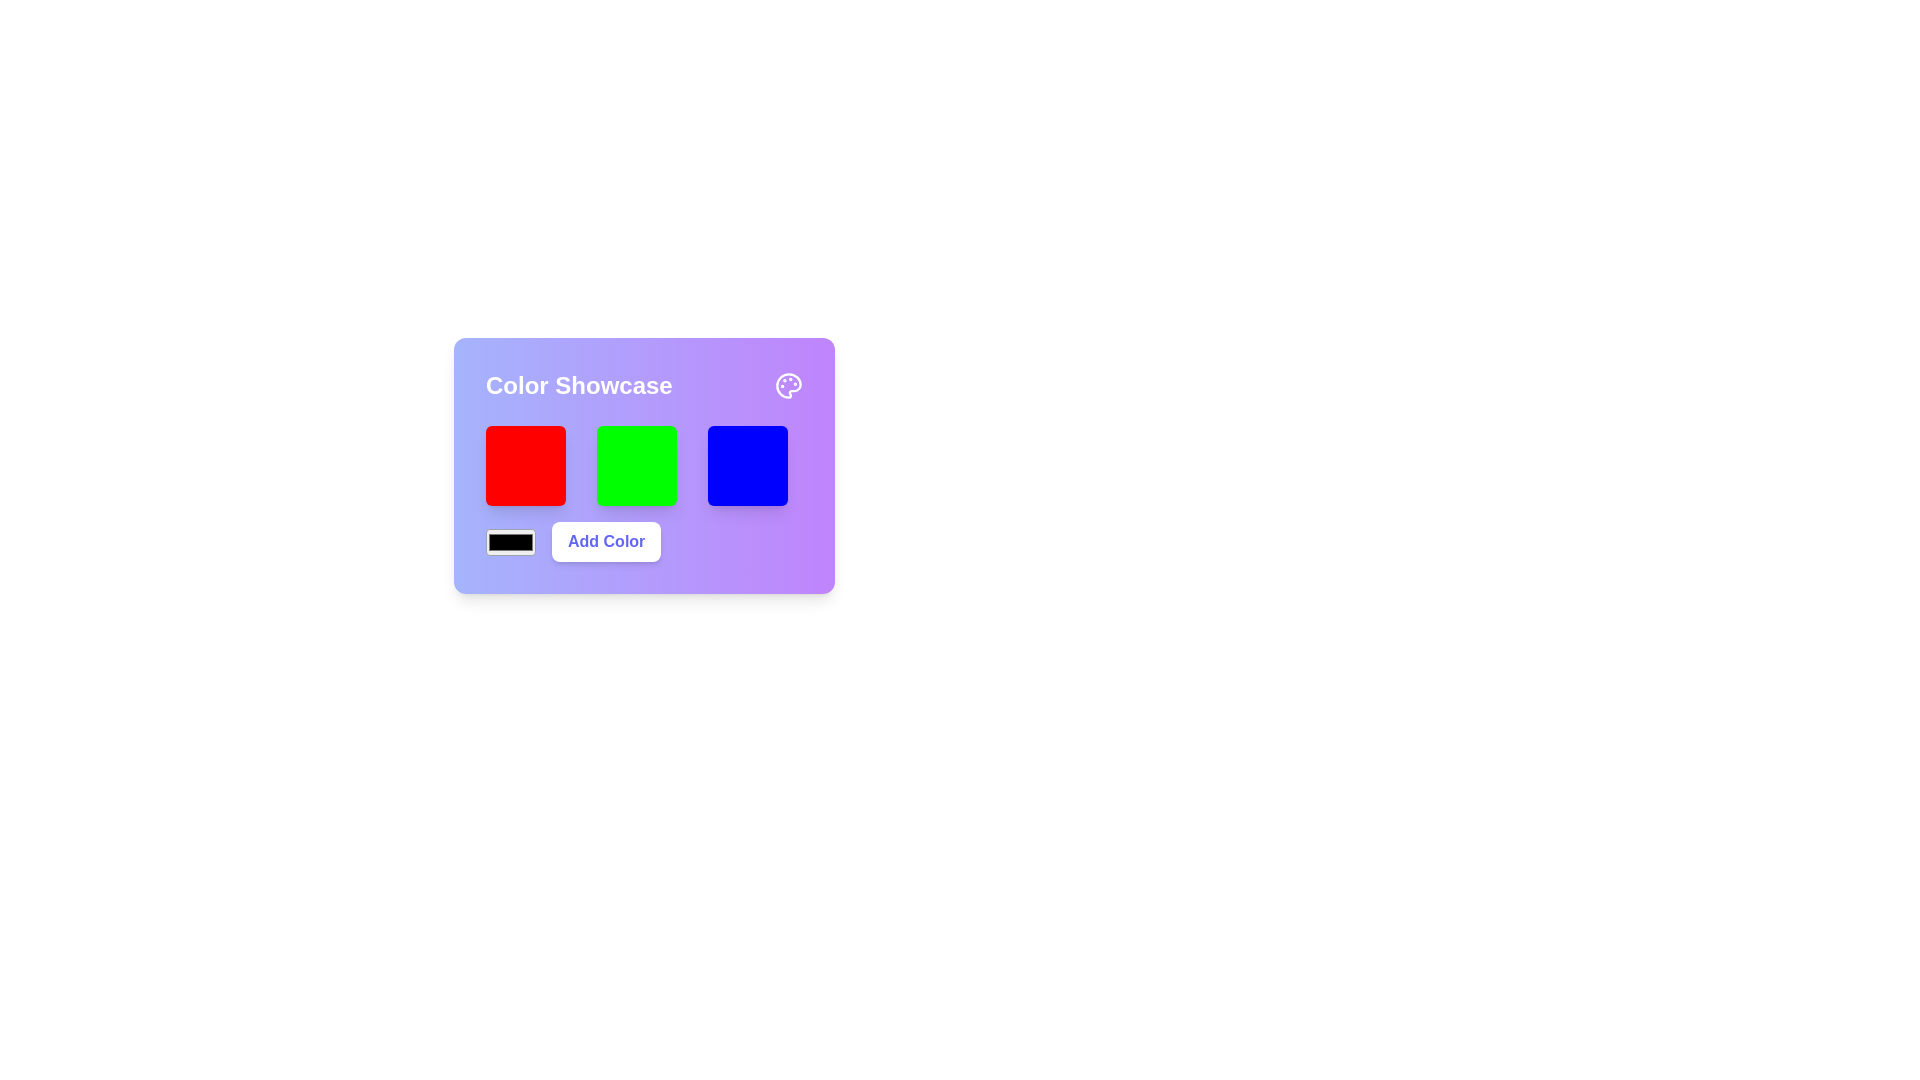  Describe the element at coordinates (578, 385) in the screenshot. I see `the text element displaying 'Color Showcase' in bold, large white font against a violet gradient background, located at the top-left corner of the violet block` at that location.